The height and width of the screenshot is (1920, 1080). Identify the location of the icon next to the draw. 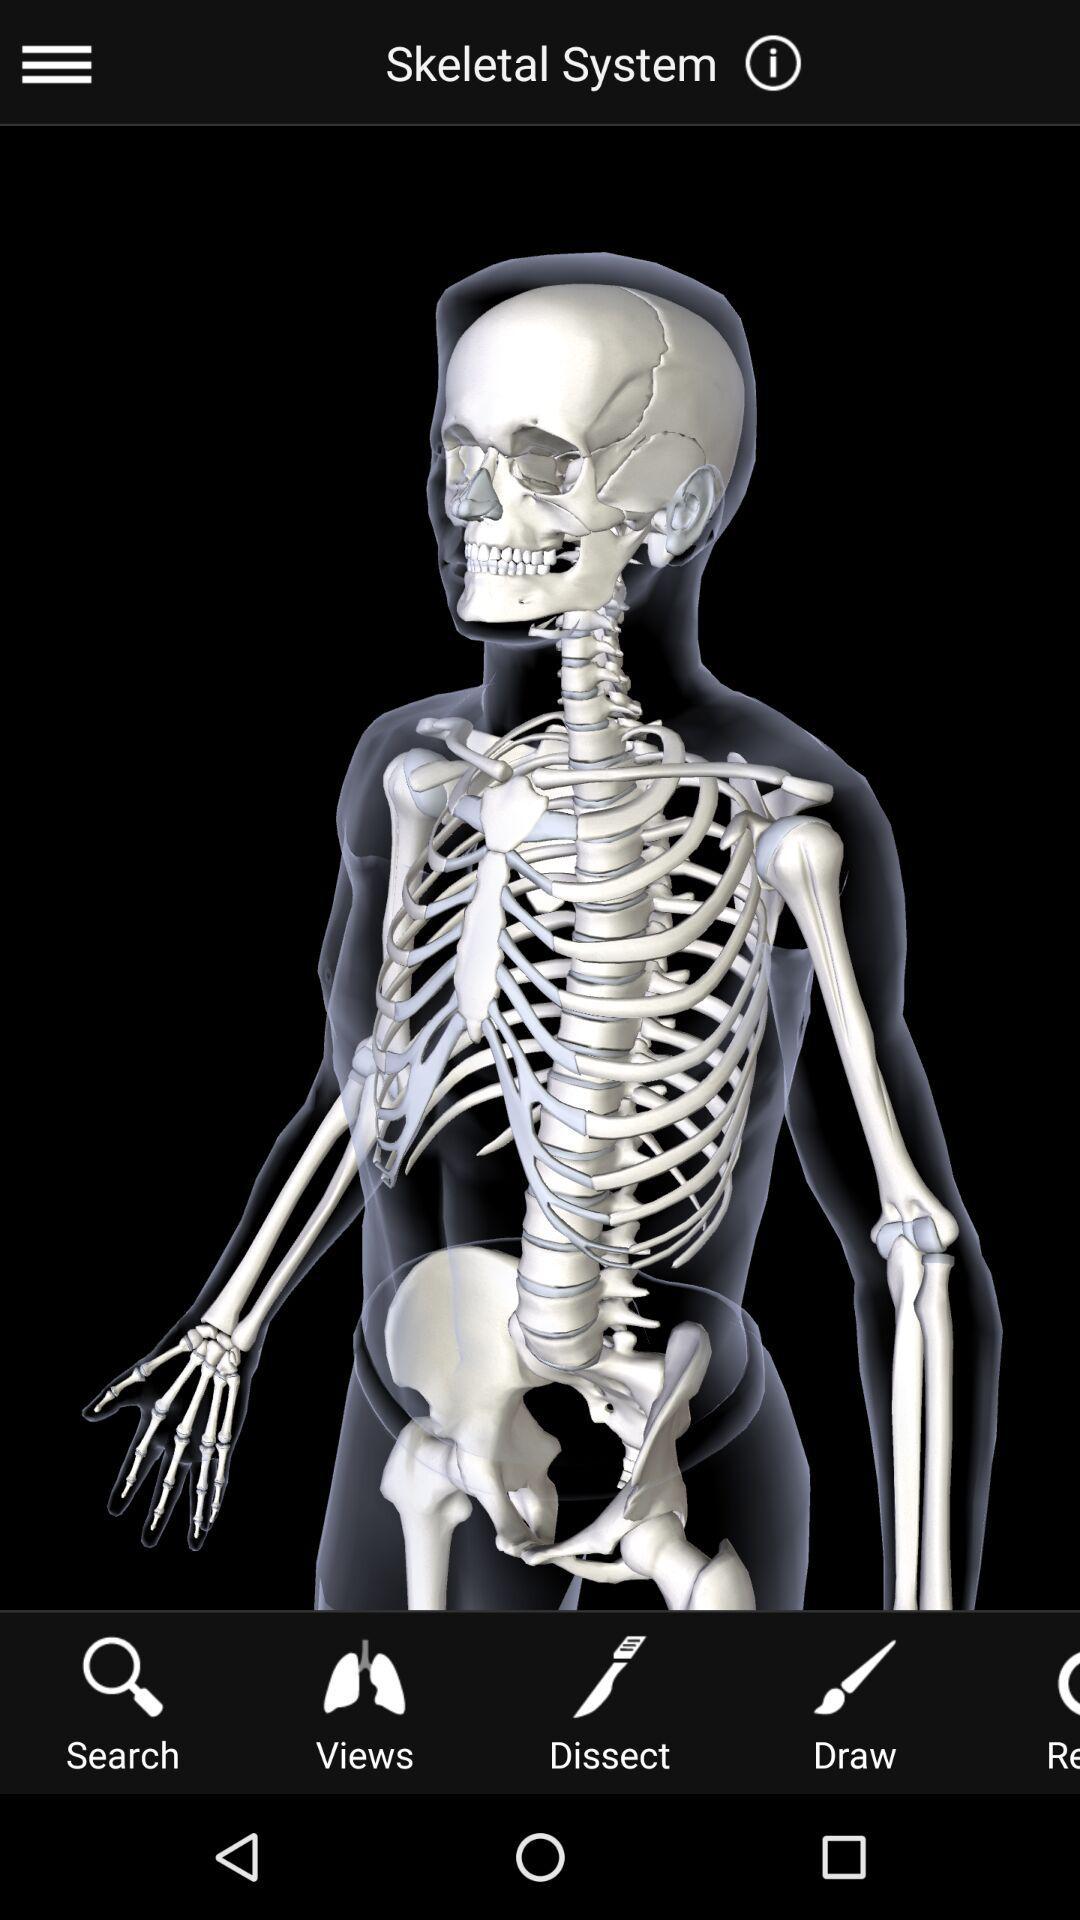
(608, 1700).